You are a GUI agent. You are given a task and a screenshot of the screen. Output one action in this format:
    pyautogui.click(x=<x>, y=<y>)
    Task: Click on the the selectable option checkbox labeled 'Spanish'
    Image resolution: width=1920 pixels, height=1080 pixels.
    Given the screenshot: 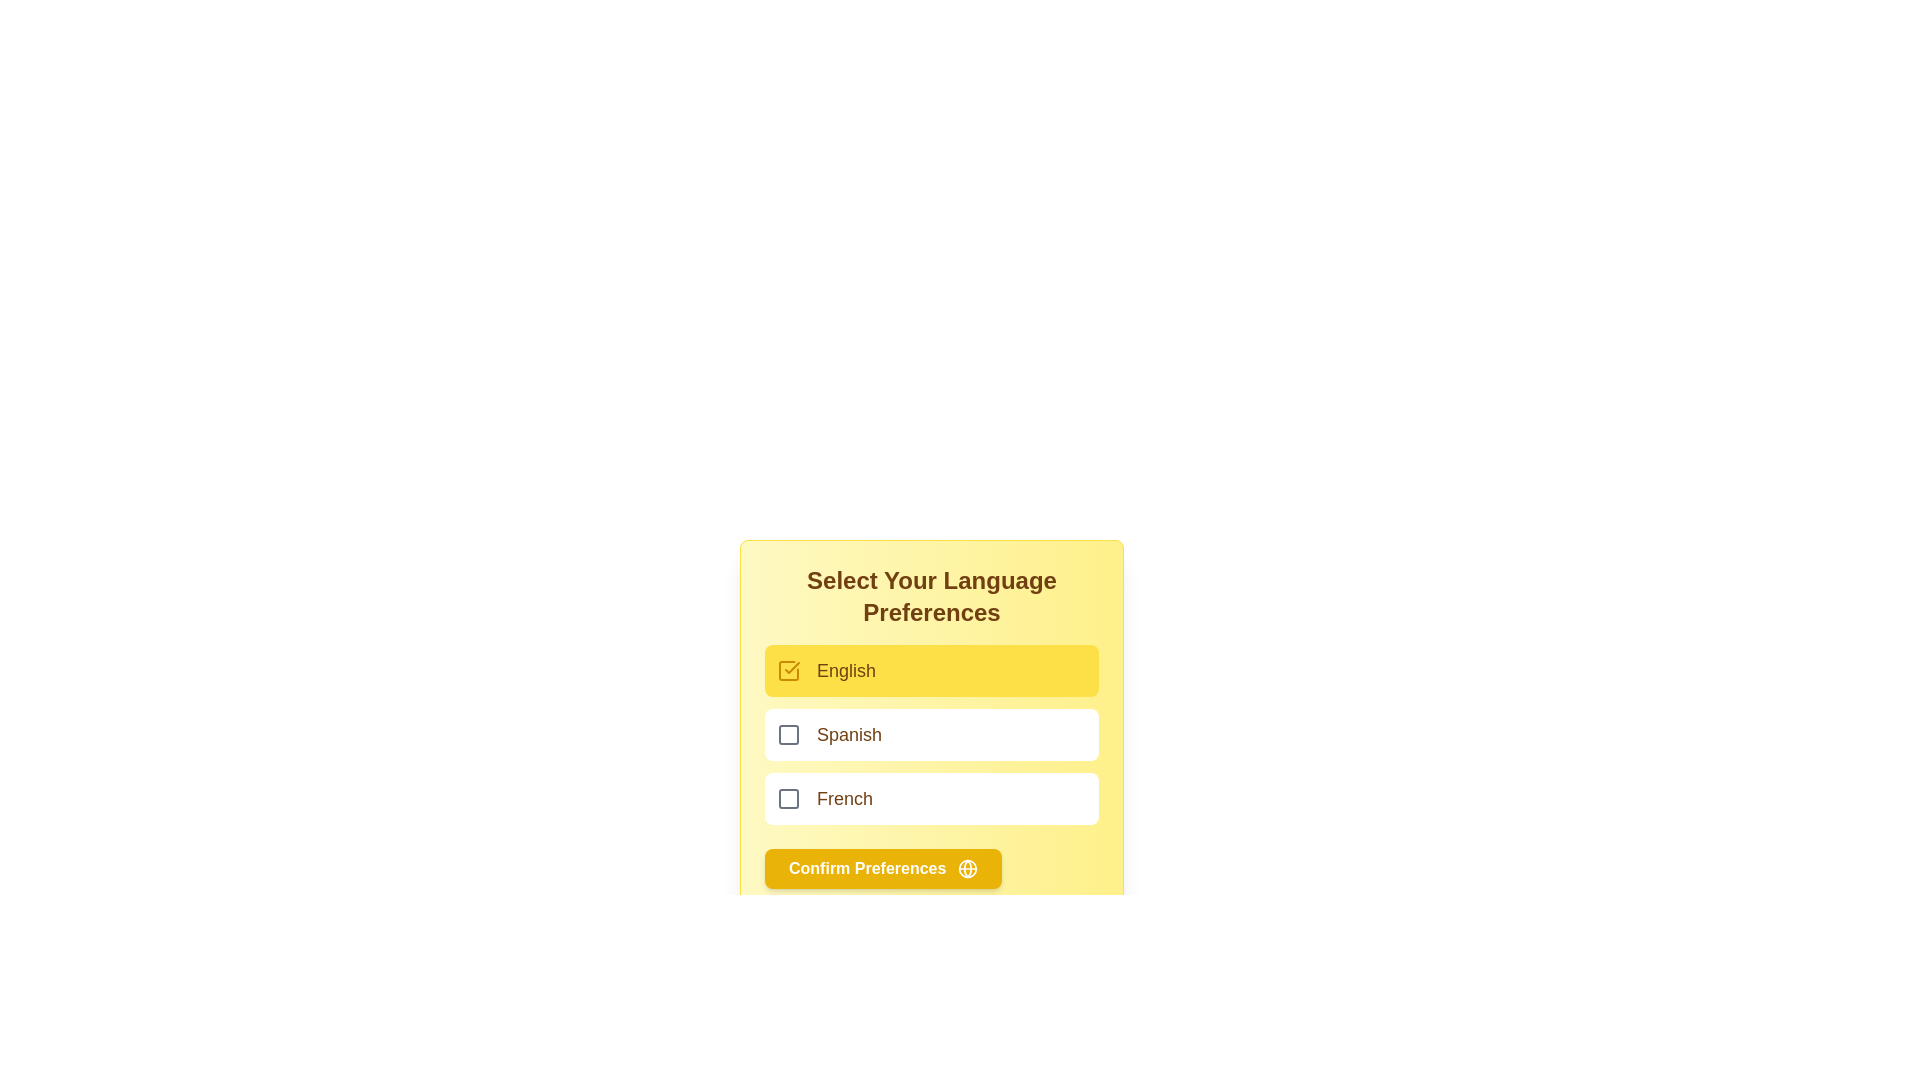 What is the action you would take?
    pyautogui.click(x=930, y=735)
    